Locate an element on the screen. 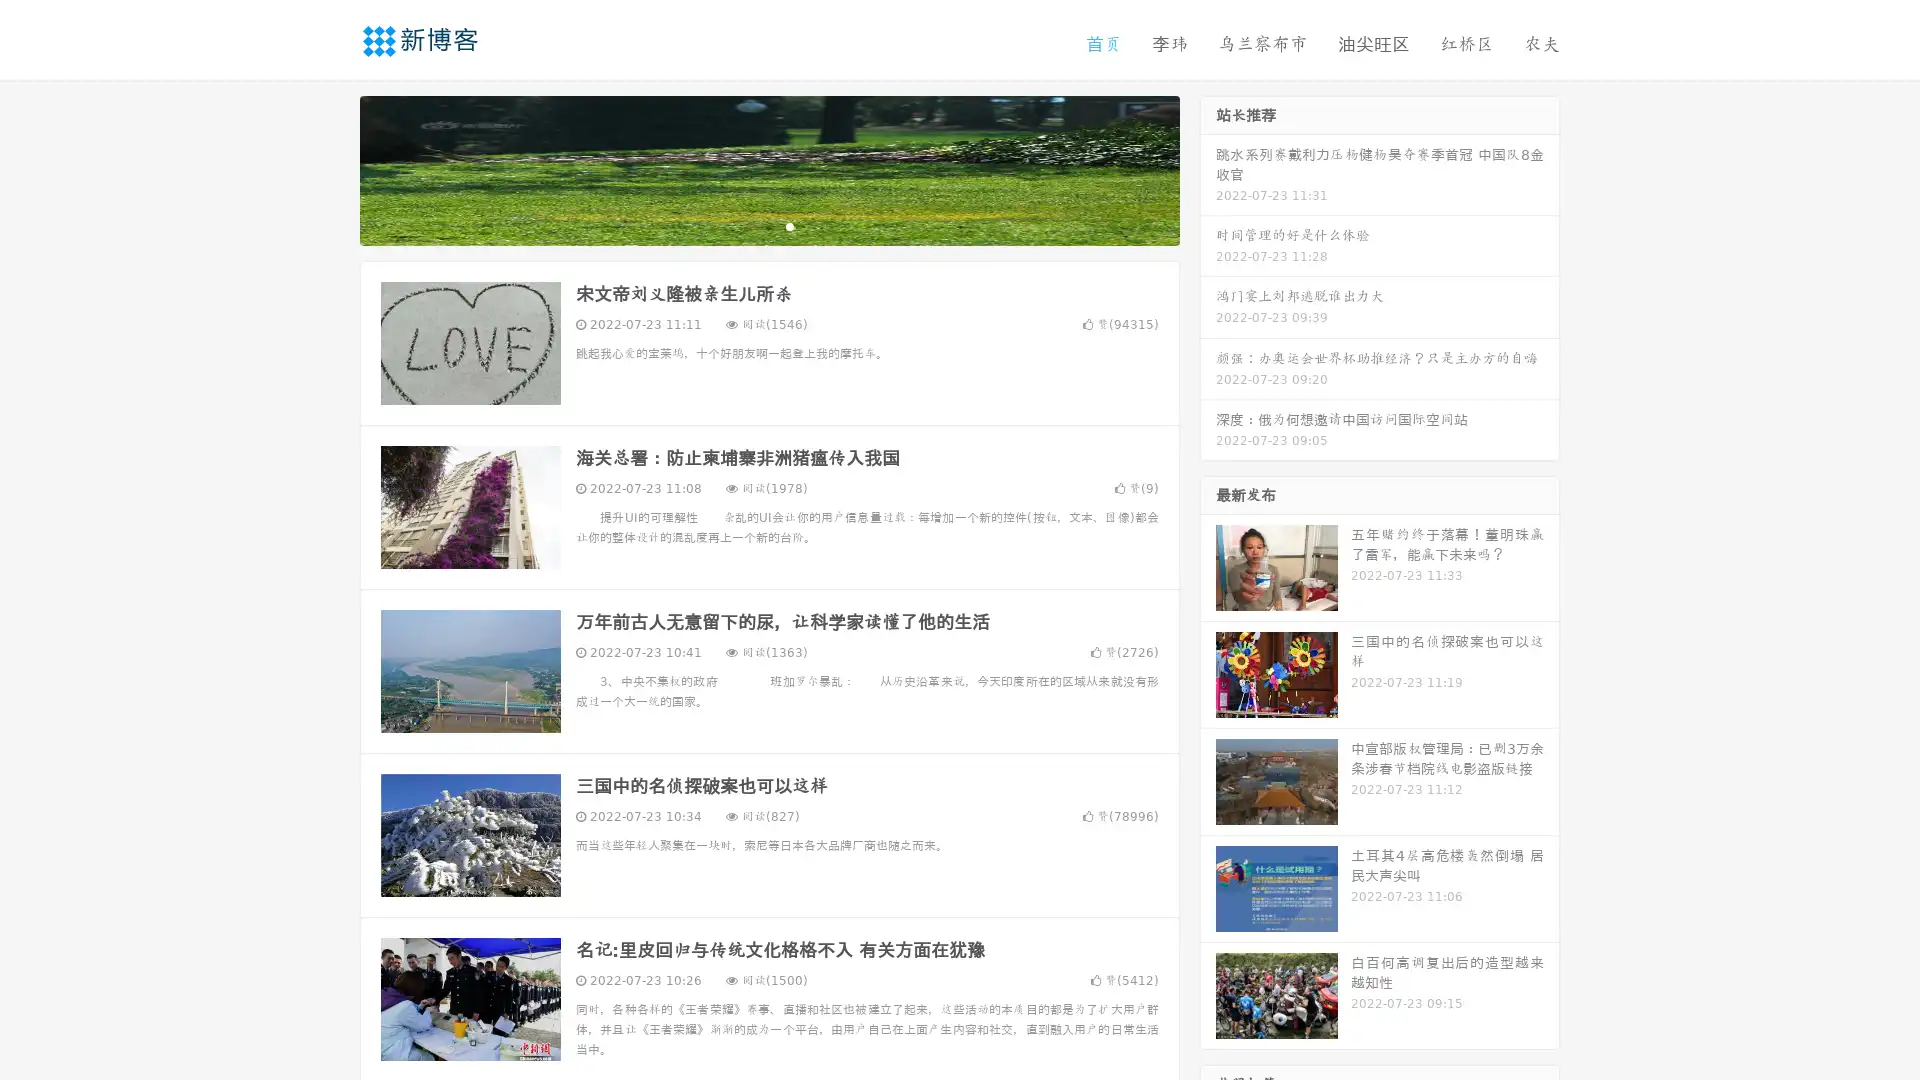 The image size is (1920, 1080). Previous slide is located at coordinates (330, 168).